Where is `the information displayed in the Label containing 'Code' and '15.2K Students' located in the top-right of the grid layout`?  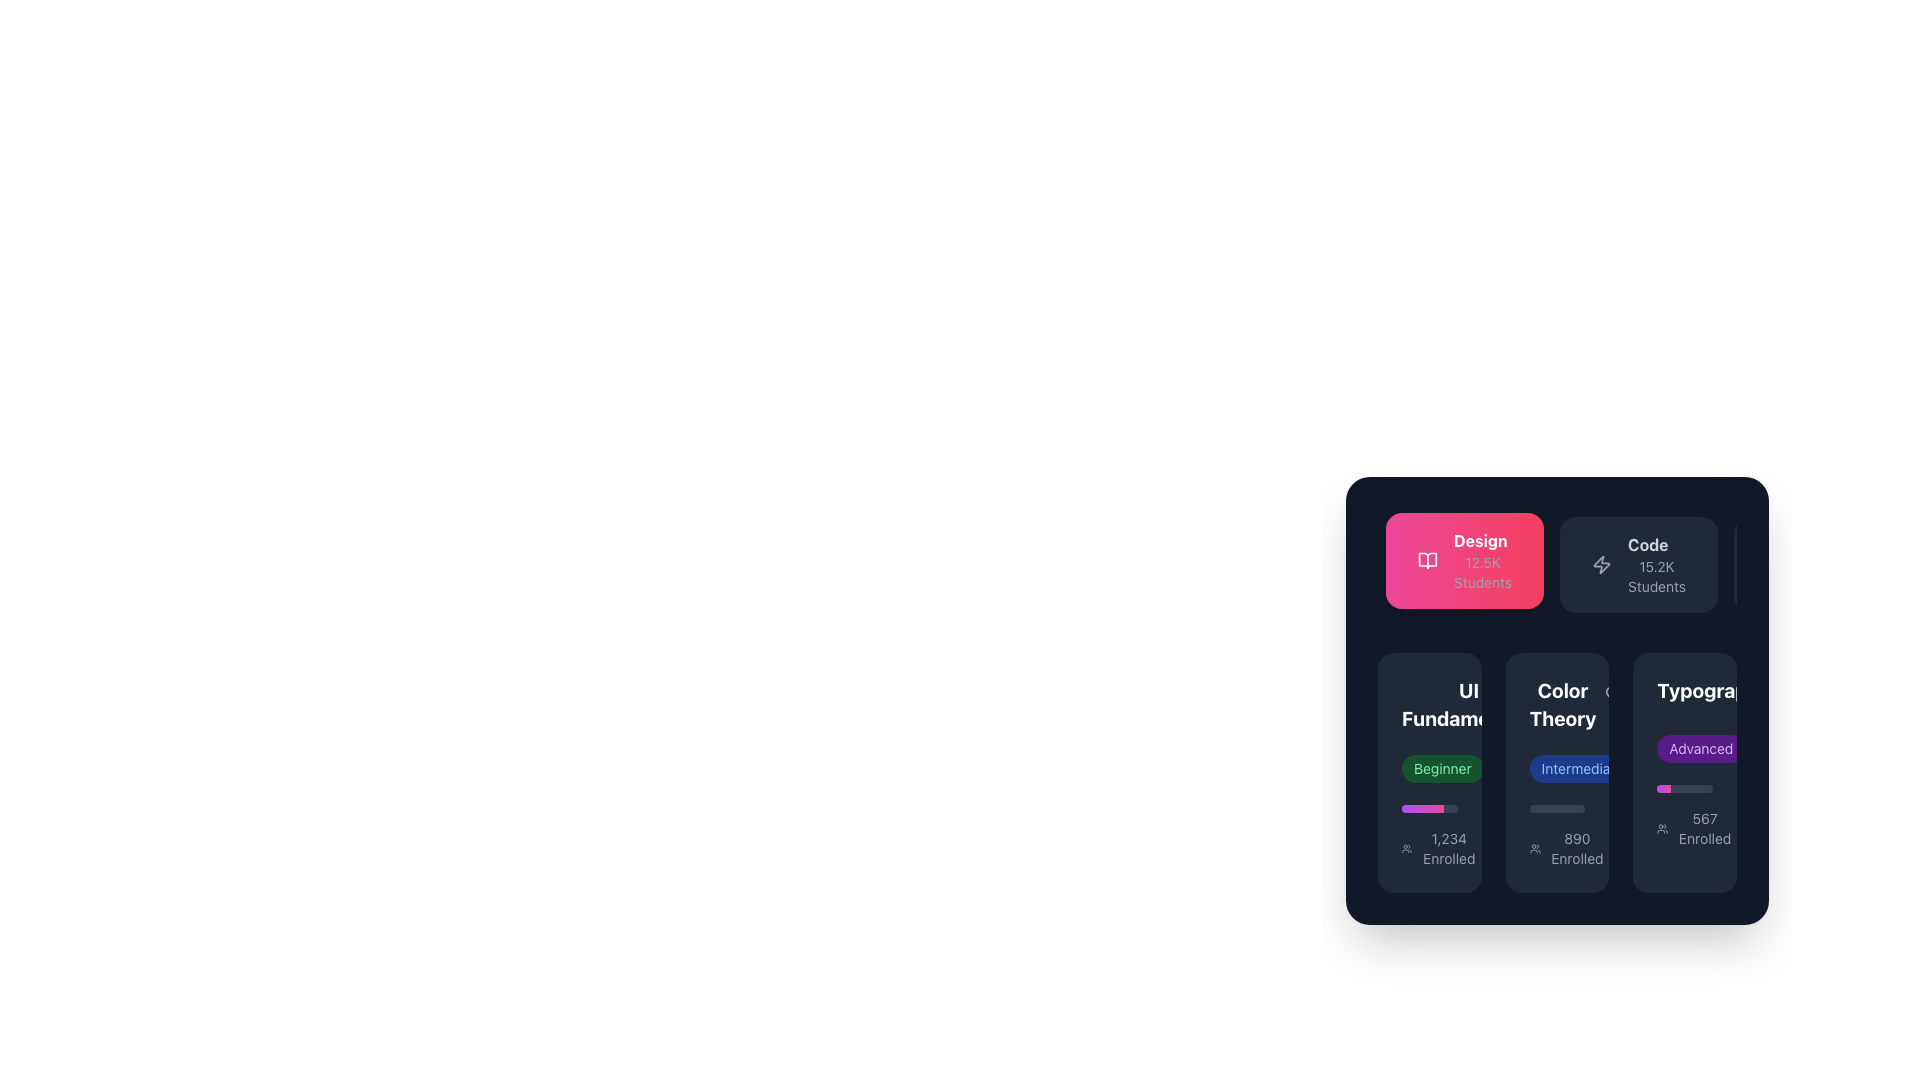
the information displayed in the Label containing 'Code' and '15.2K Students' located in the top-right of the grid layout is located at coordinates (1656, 564).